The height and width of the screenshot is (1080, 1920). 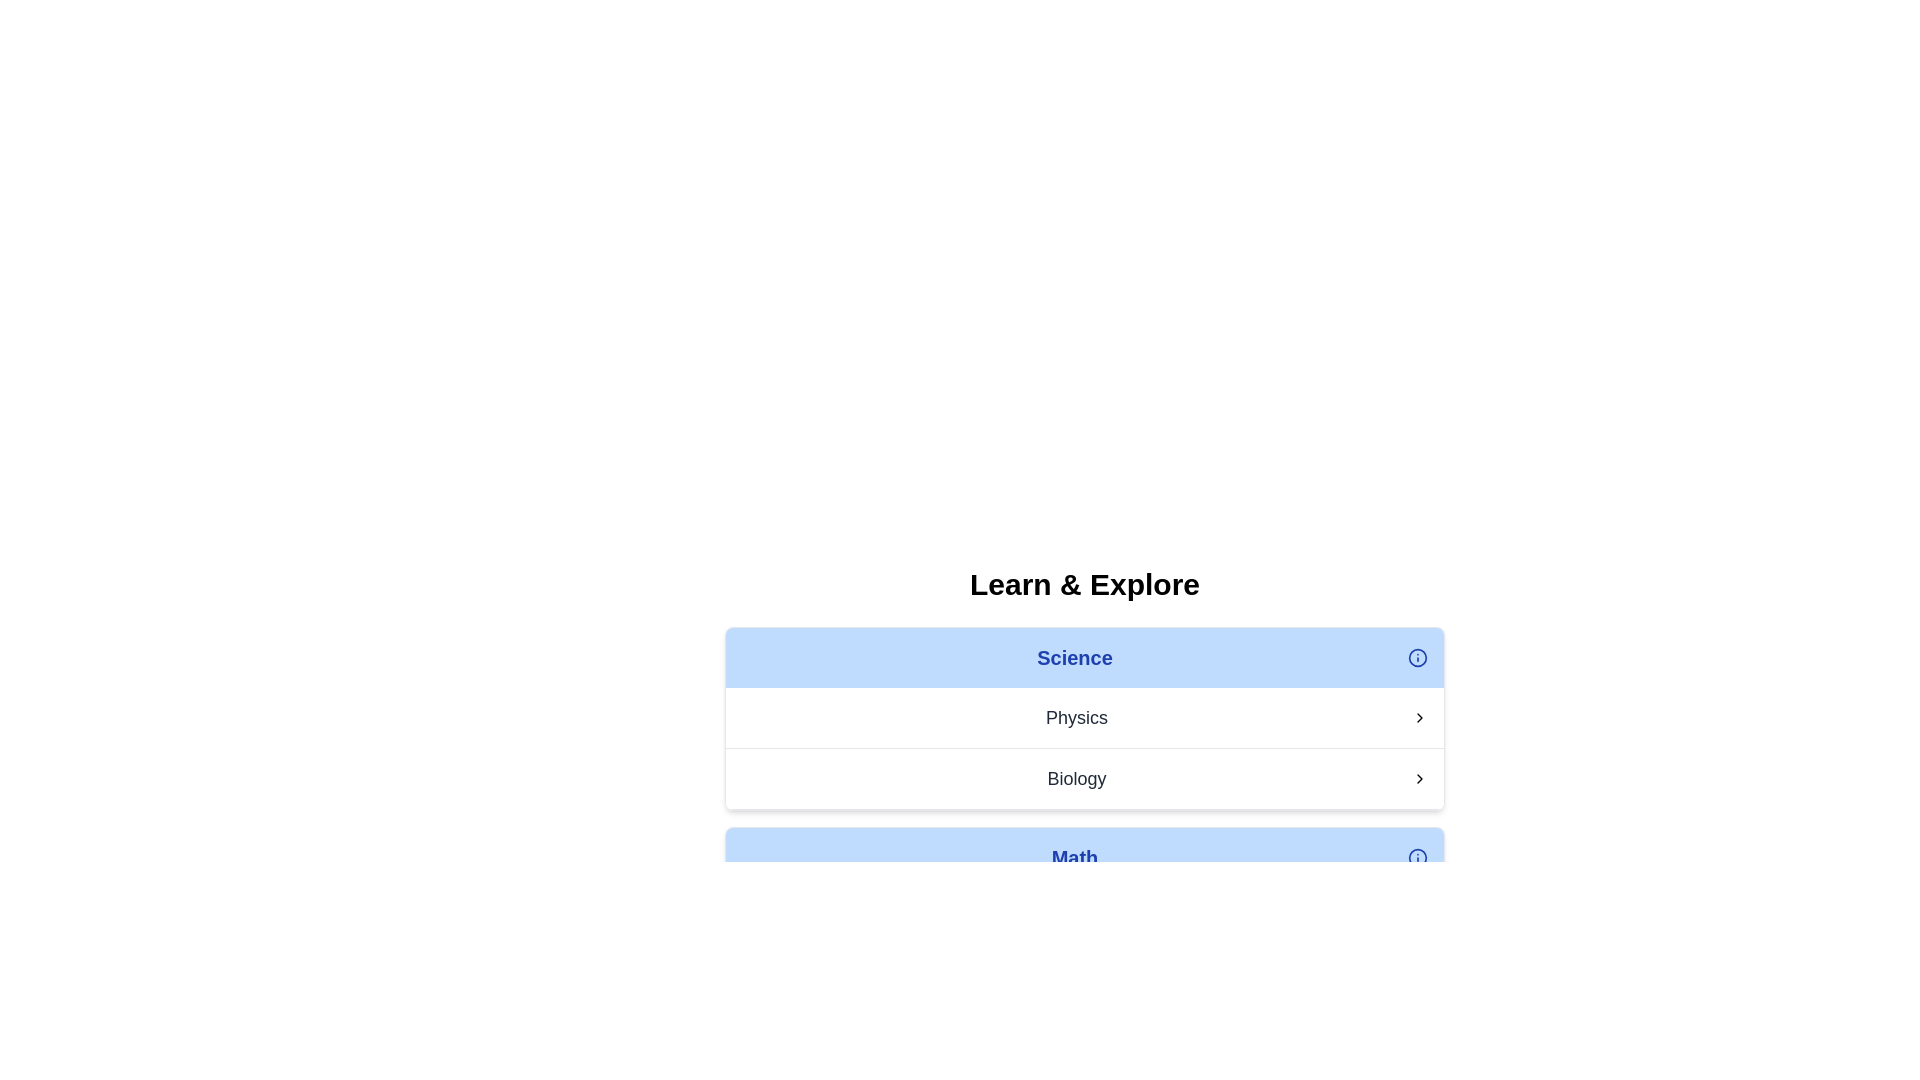 What do you see at coordinates (1416, 856) in the screenshot?
I see `SVG circle element that is part of the information icon located in the top-right corner of the 'Science' header area` at bounding box center [1416, 856].